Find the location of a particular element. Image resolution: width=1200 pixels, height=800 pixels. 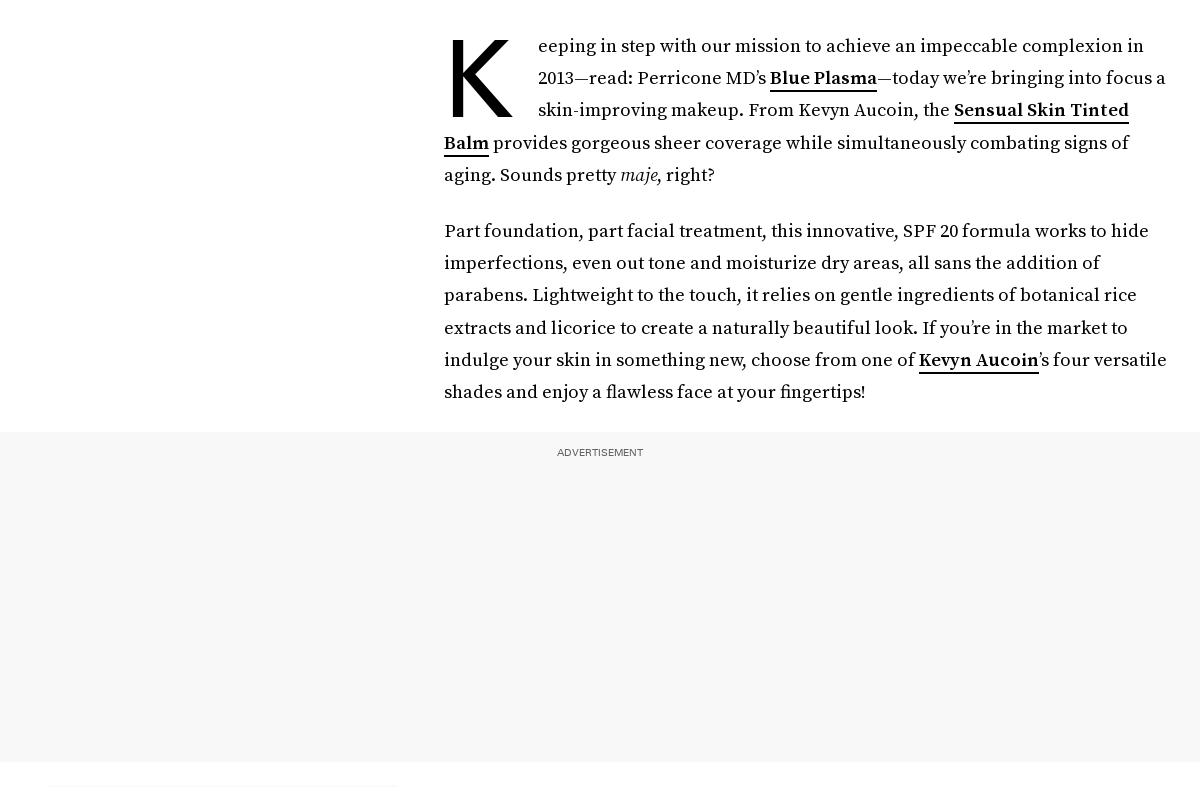

'maje' is located at coordinates (638, 172).